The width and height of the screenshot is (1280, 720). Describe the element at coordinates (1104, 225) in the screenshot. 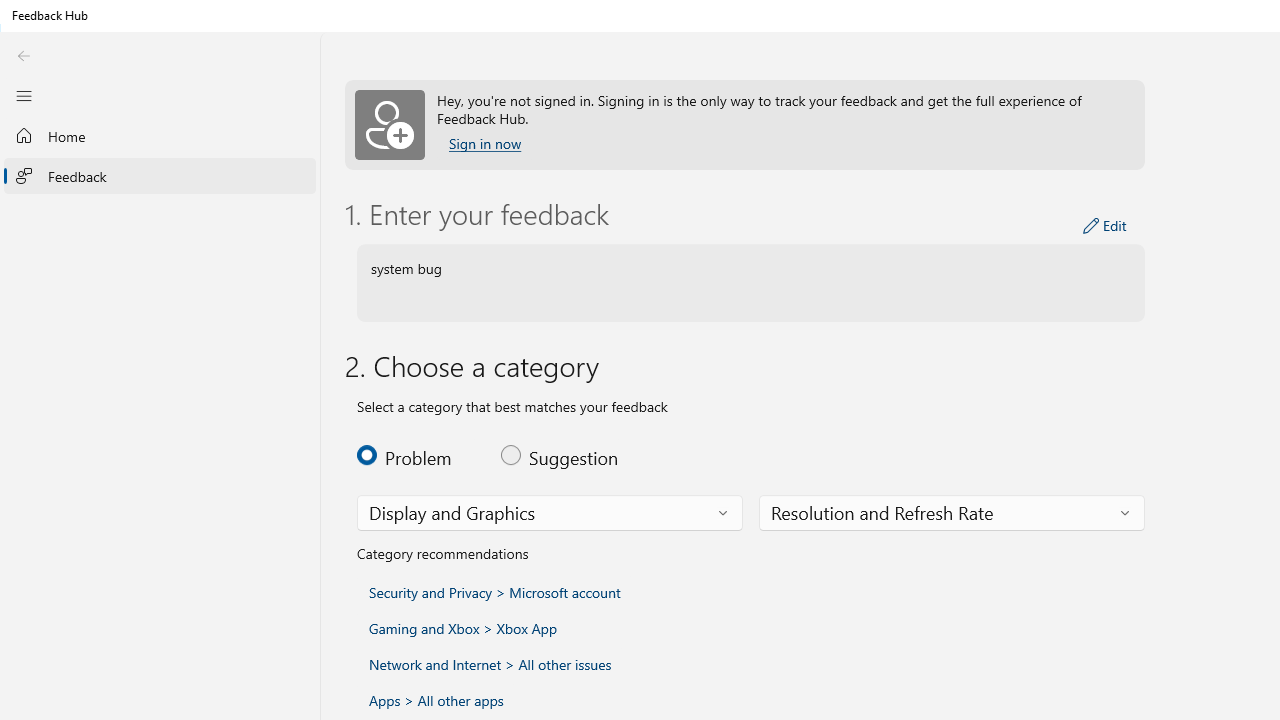

I see `'Edit your feedback details'` at that location.